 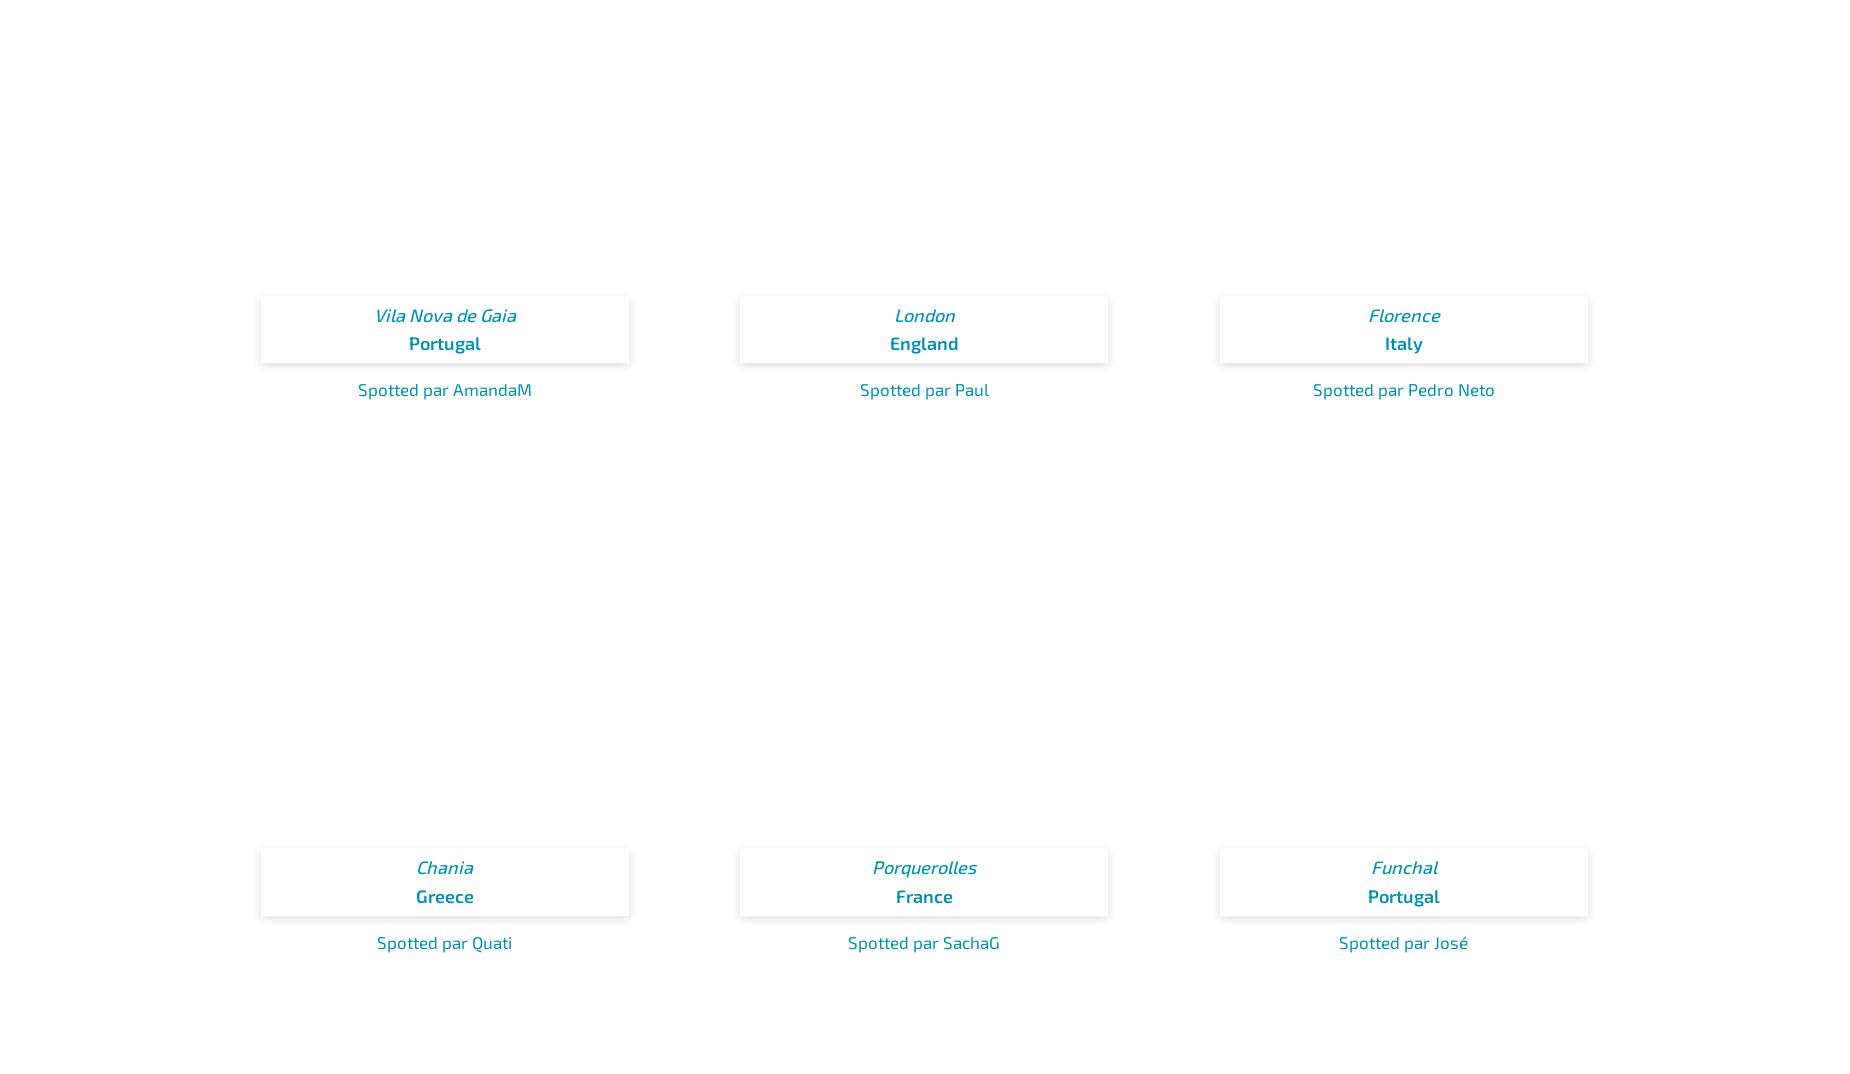 I want to click on 'Porquerolles', so click(x=924, y=866).